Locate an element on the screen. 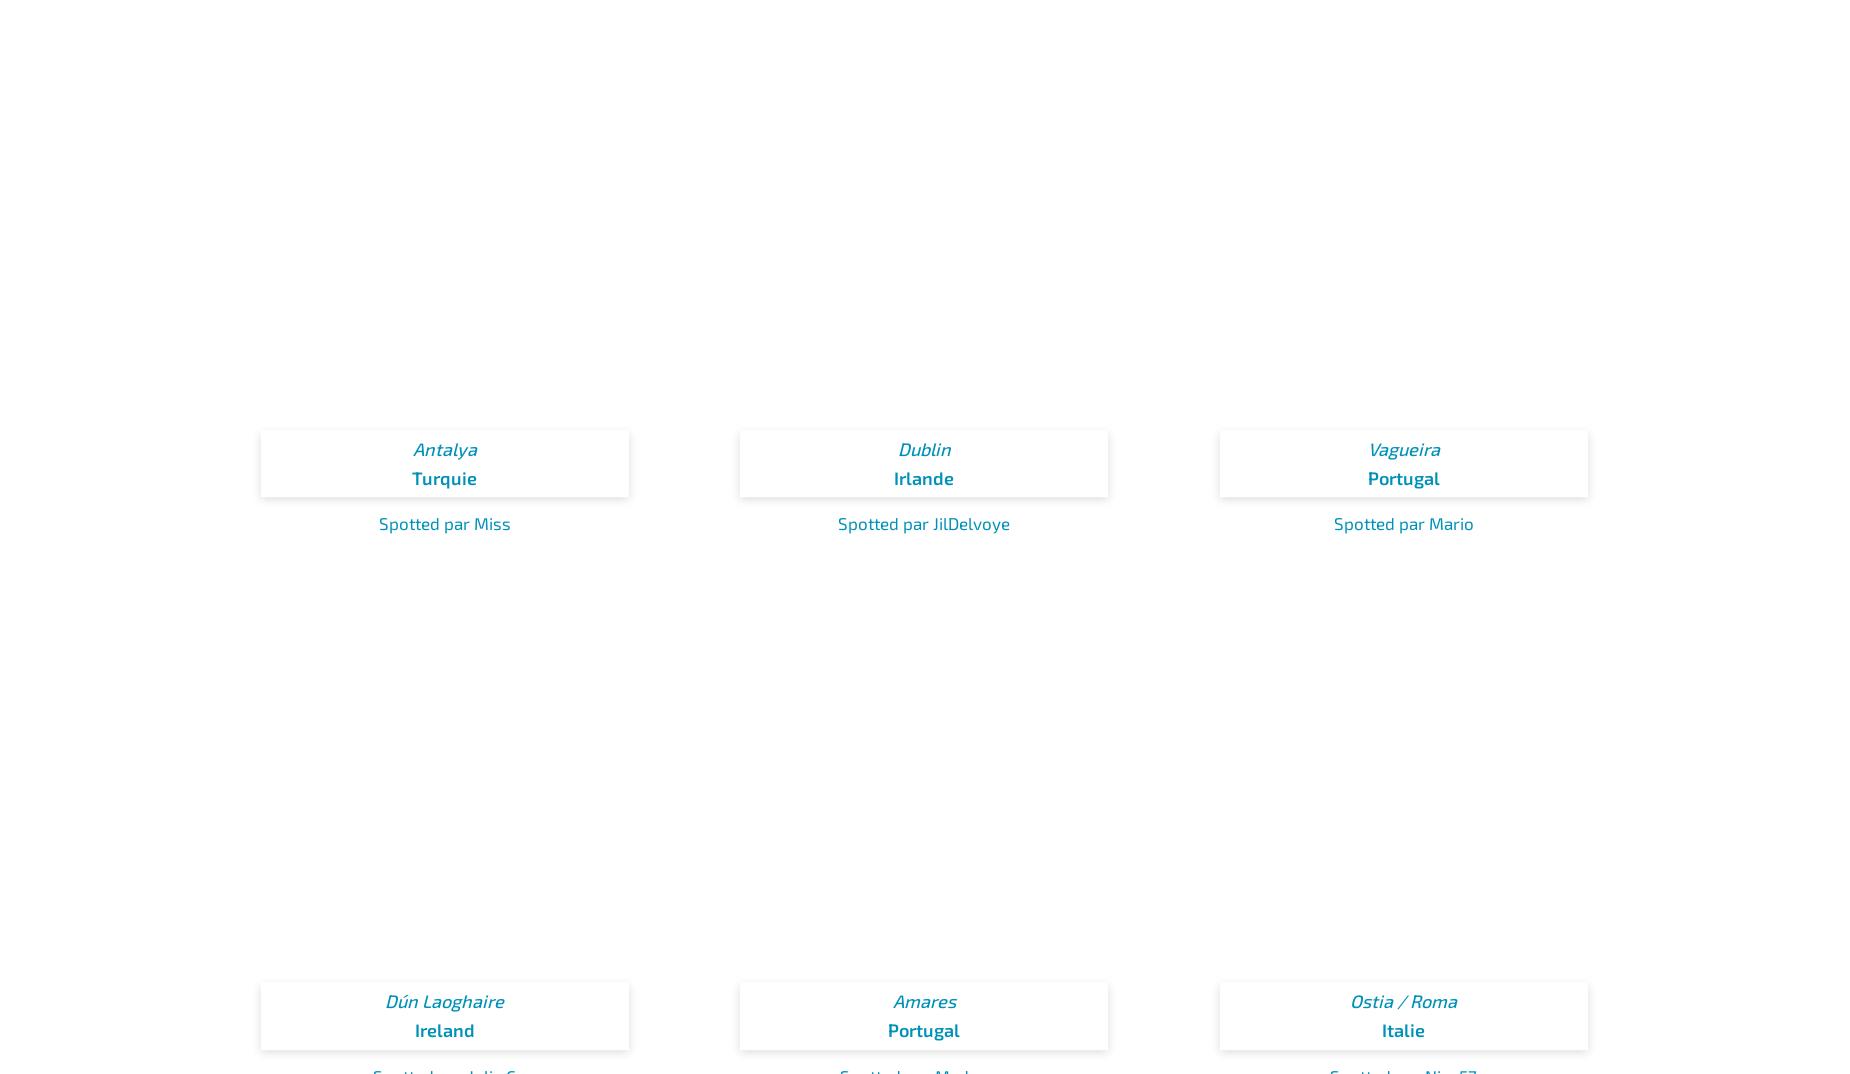 This screenshot has height=1074, width=1850. 'Irlande' is located at coordinates (893, 475).